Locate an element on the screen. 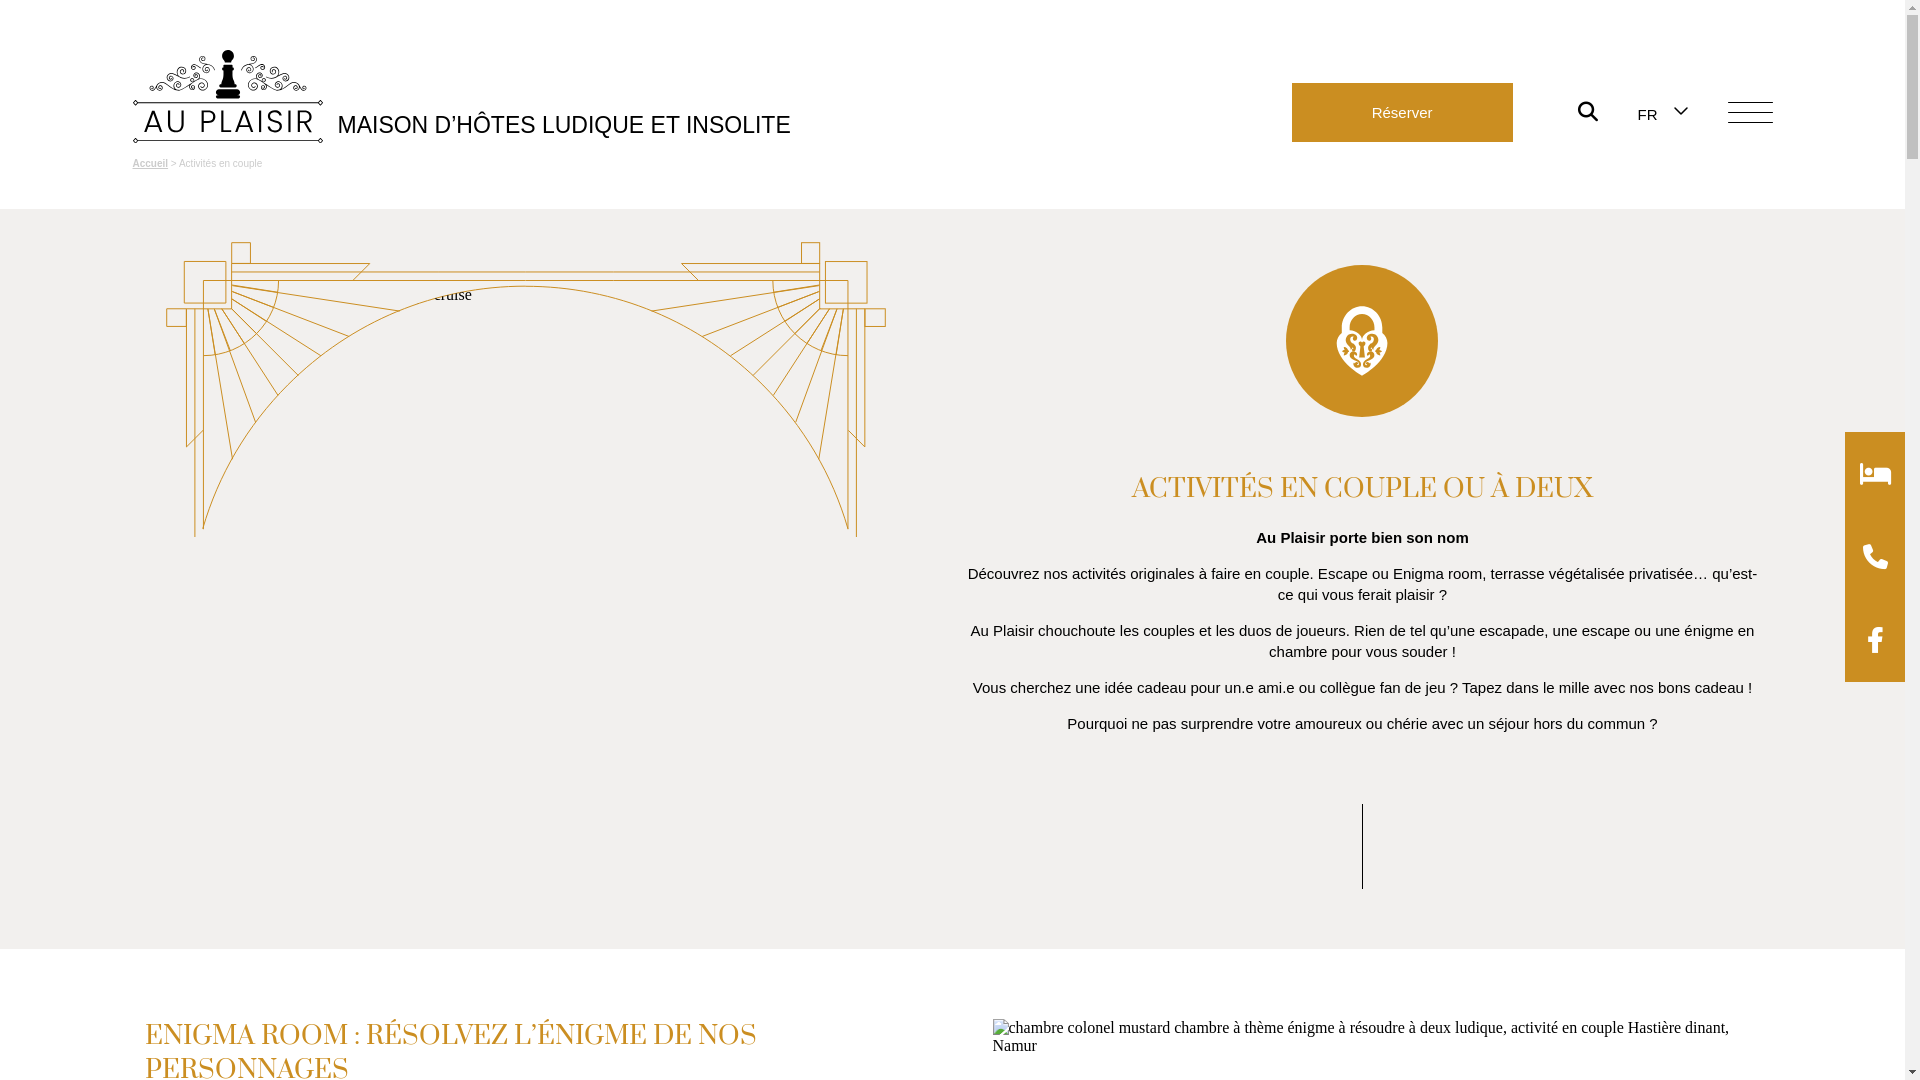 This screenshot has height=1080, width=1920. 'Accueil' is located at coordinates (148, 162).